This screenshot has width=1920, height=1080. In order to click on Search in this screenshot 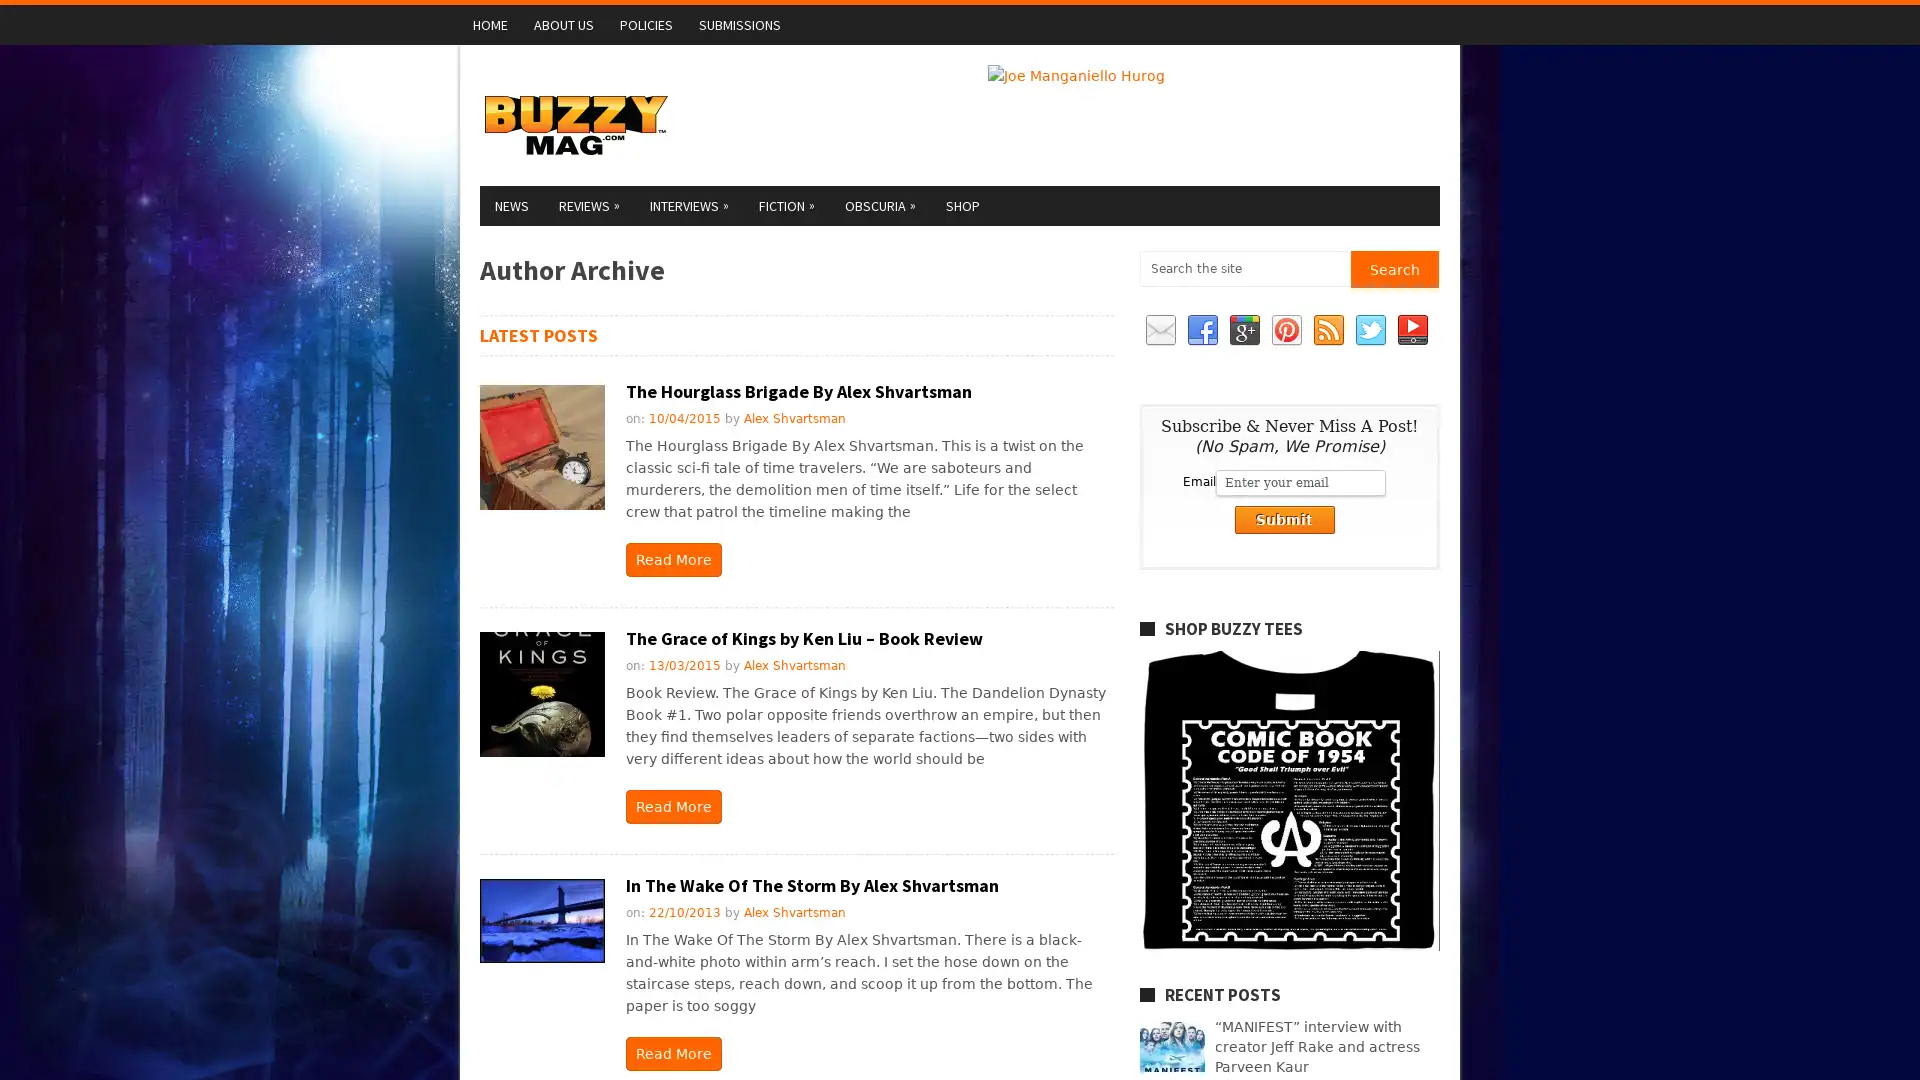, I will do `click(1393, 268)`.